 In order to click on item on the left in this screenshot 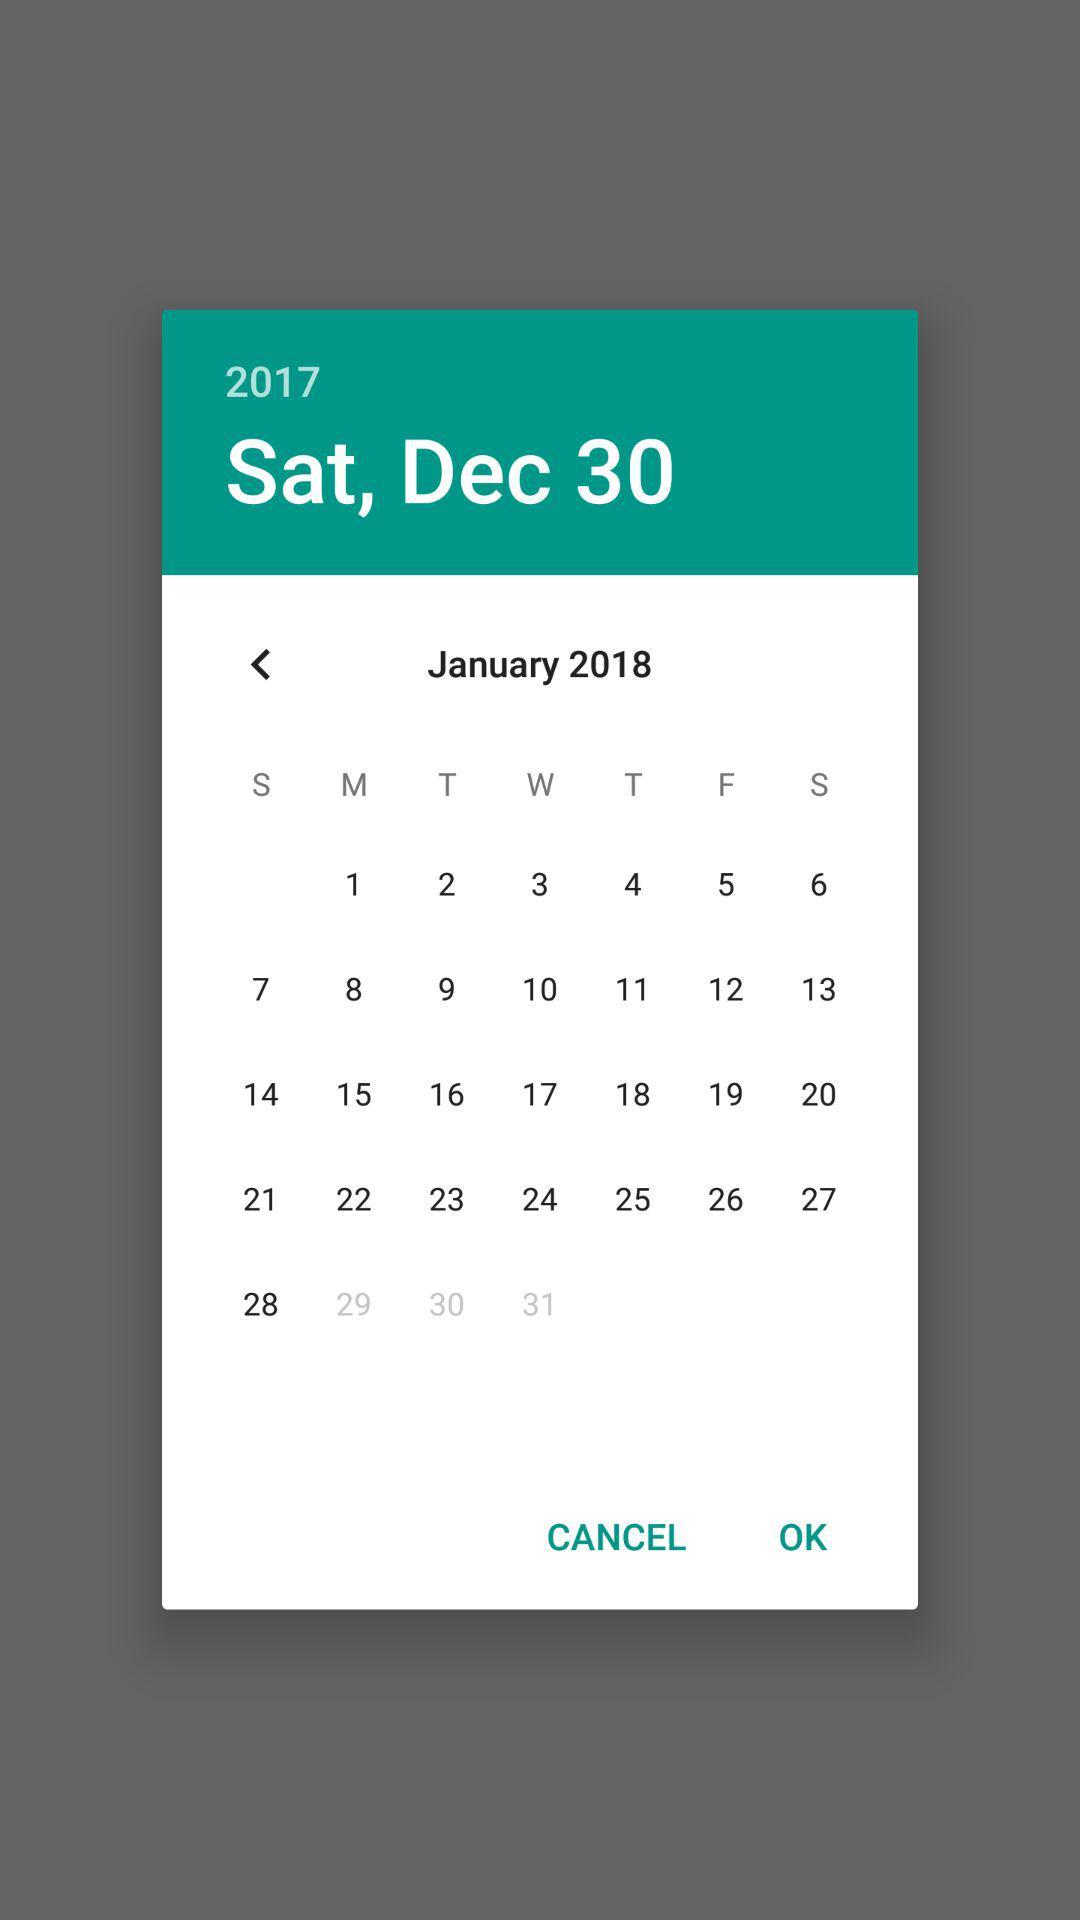, I will do `click(260, 664)`.